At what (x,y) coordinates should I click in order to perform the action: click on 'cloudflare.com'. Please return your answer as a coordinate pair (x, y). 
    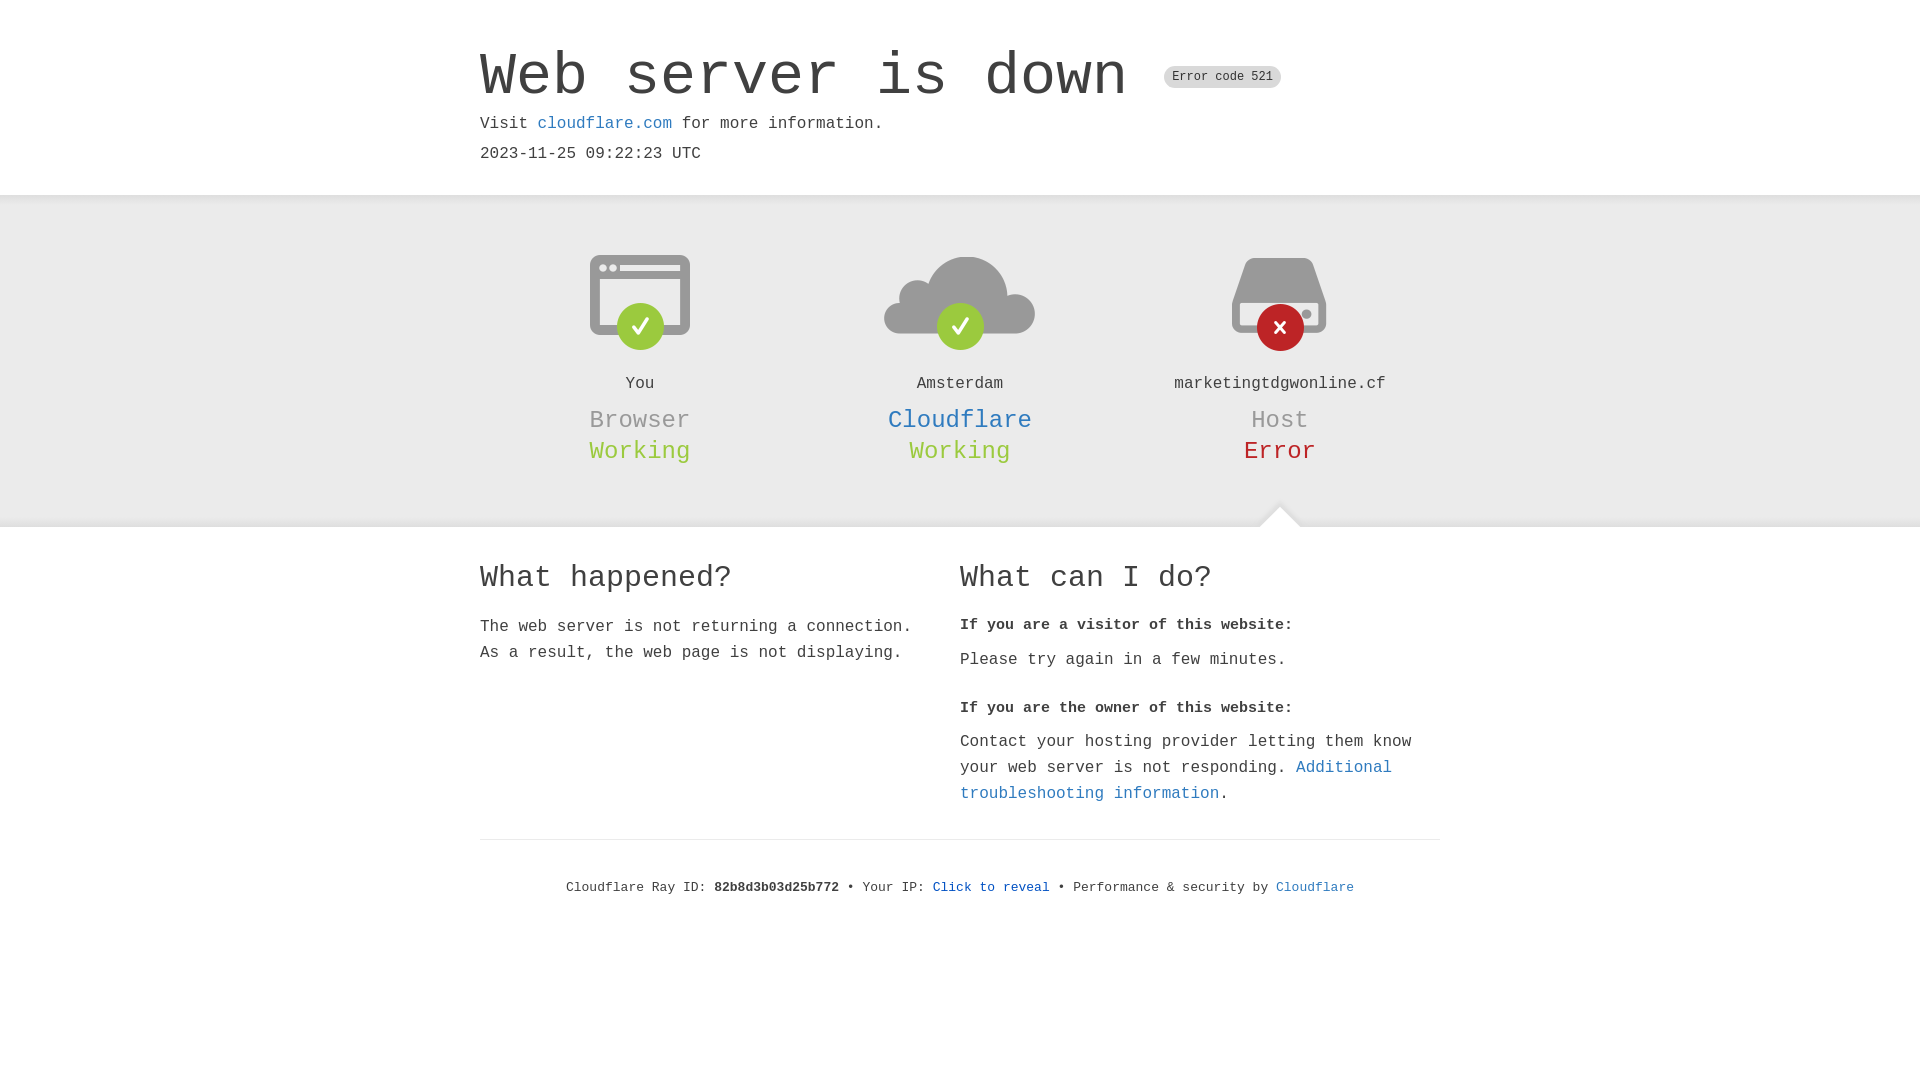
    Looking at the image, I should click on (603, 123).